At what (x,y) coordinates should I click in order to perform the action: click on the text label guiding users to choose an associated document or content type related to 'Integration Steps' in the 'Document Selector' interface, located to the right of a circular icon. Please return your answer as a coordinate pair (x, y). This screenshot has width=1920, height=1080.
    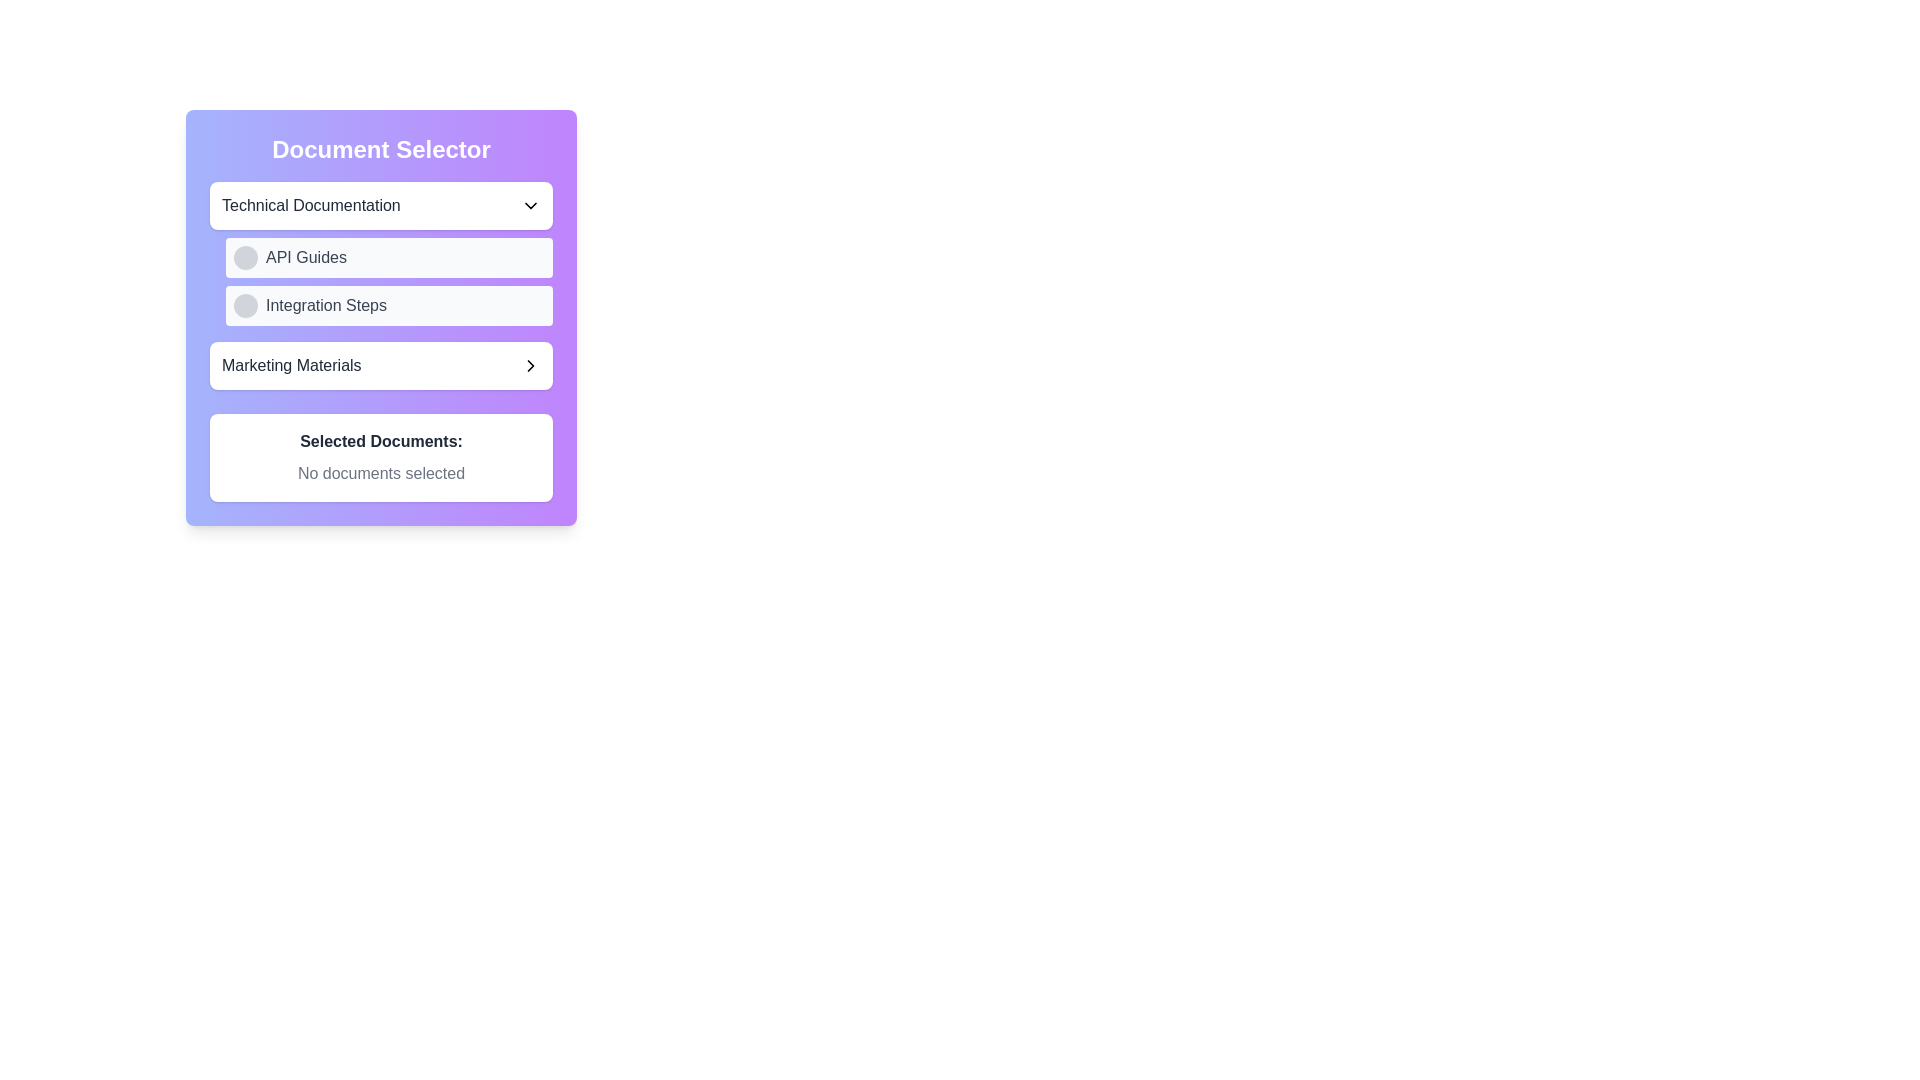
    Looking at the image, I should click on (326, 305).